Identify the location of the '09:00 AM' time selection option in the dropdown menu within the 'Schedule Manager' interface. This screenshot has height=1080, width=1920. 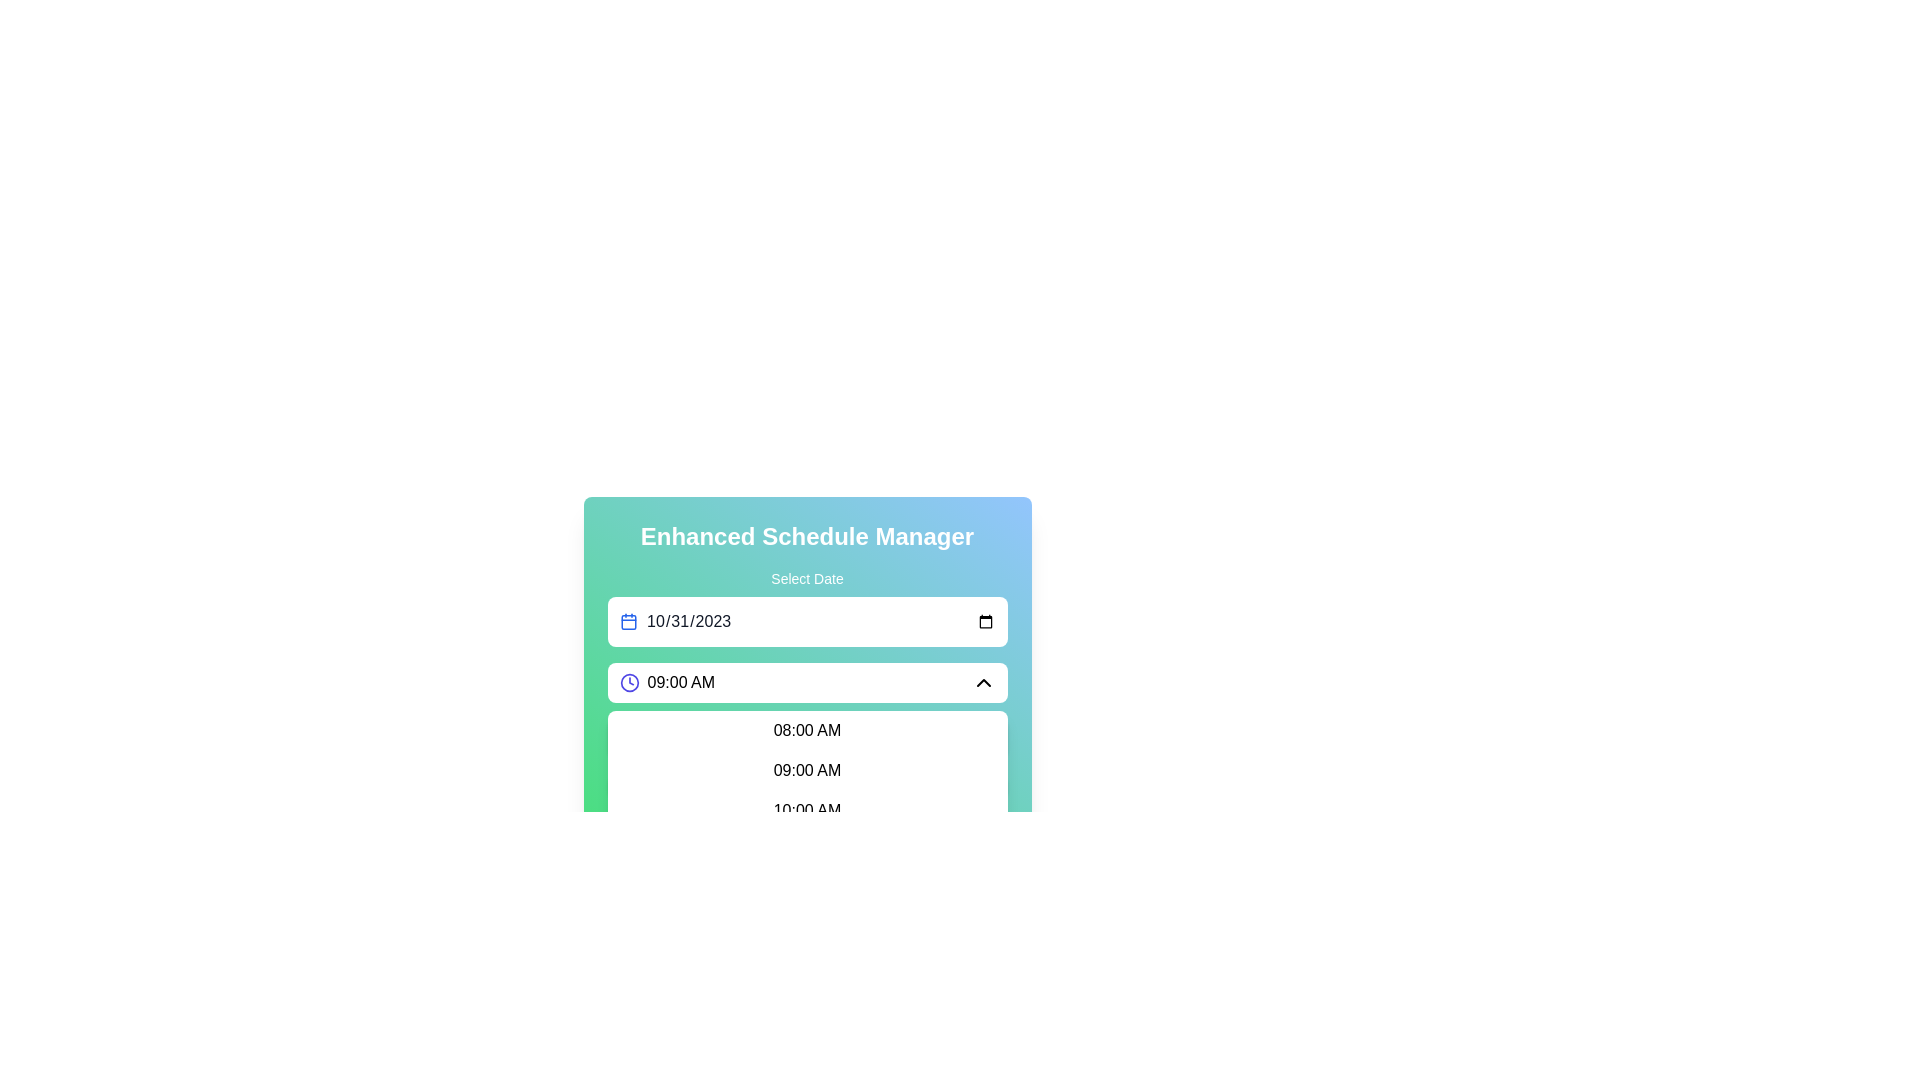
(807, 770).